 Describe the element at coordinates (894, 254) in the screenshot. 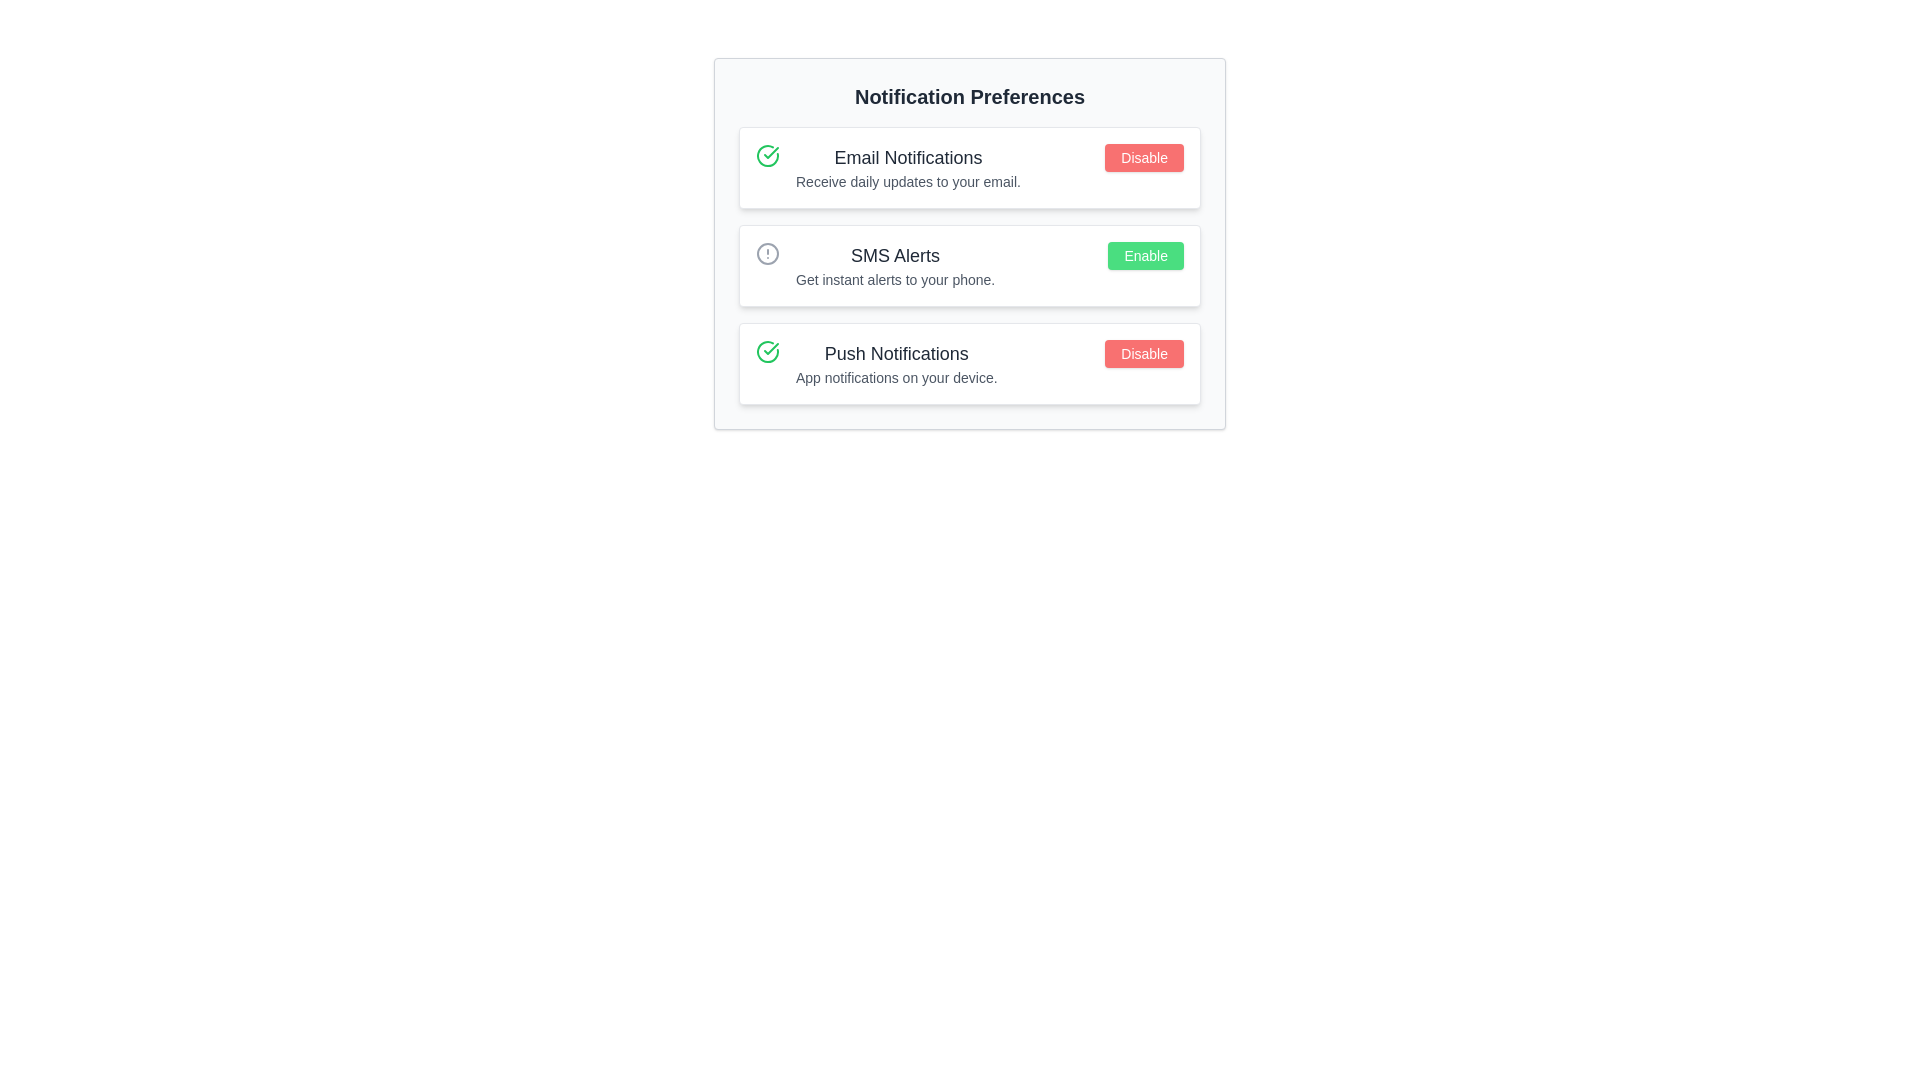

I see `the 'SMS Alerts' text label, which serves as a title for the second notification option in the 'Notification Preferences' interface, positioned above the subtext 'Get instant alerts to your phone.'` at that location.